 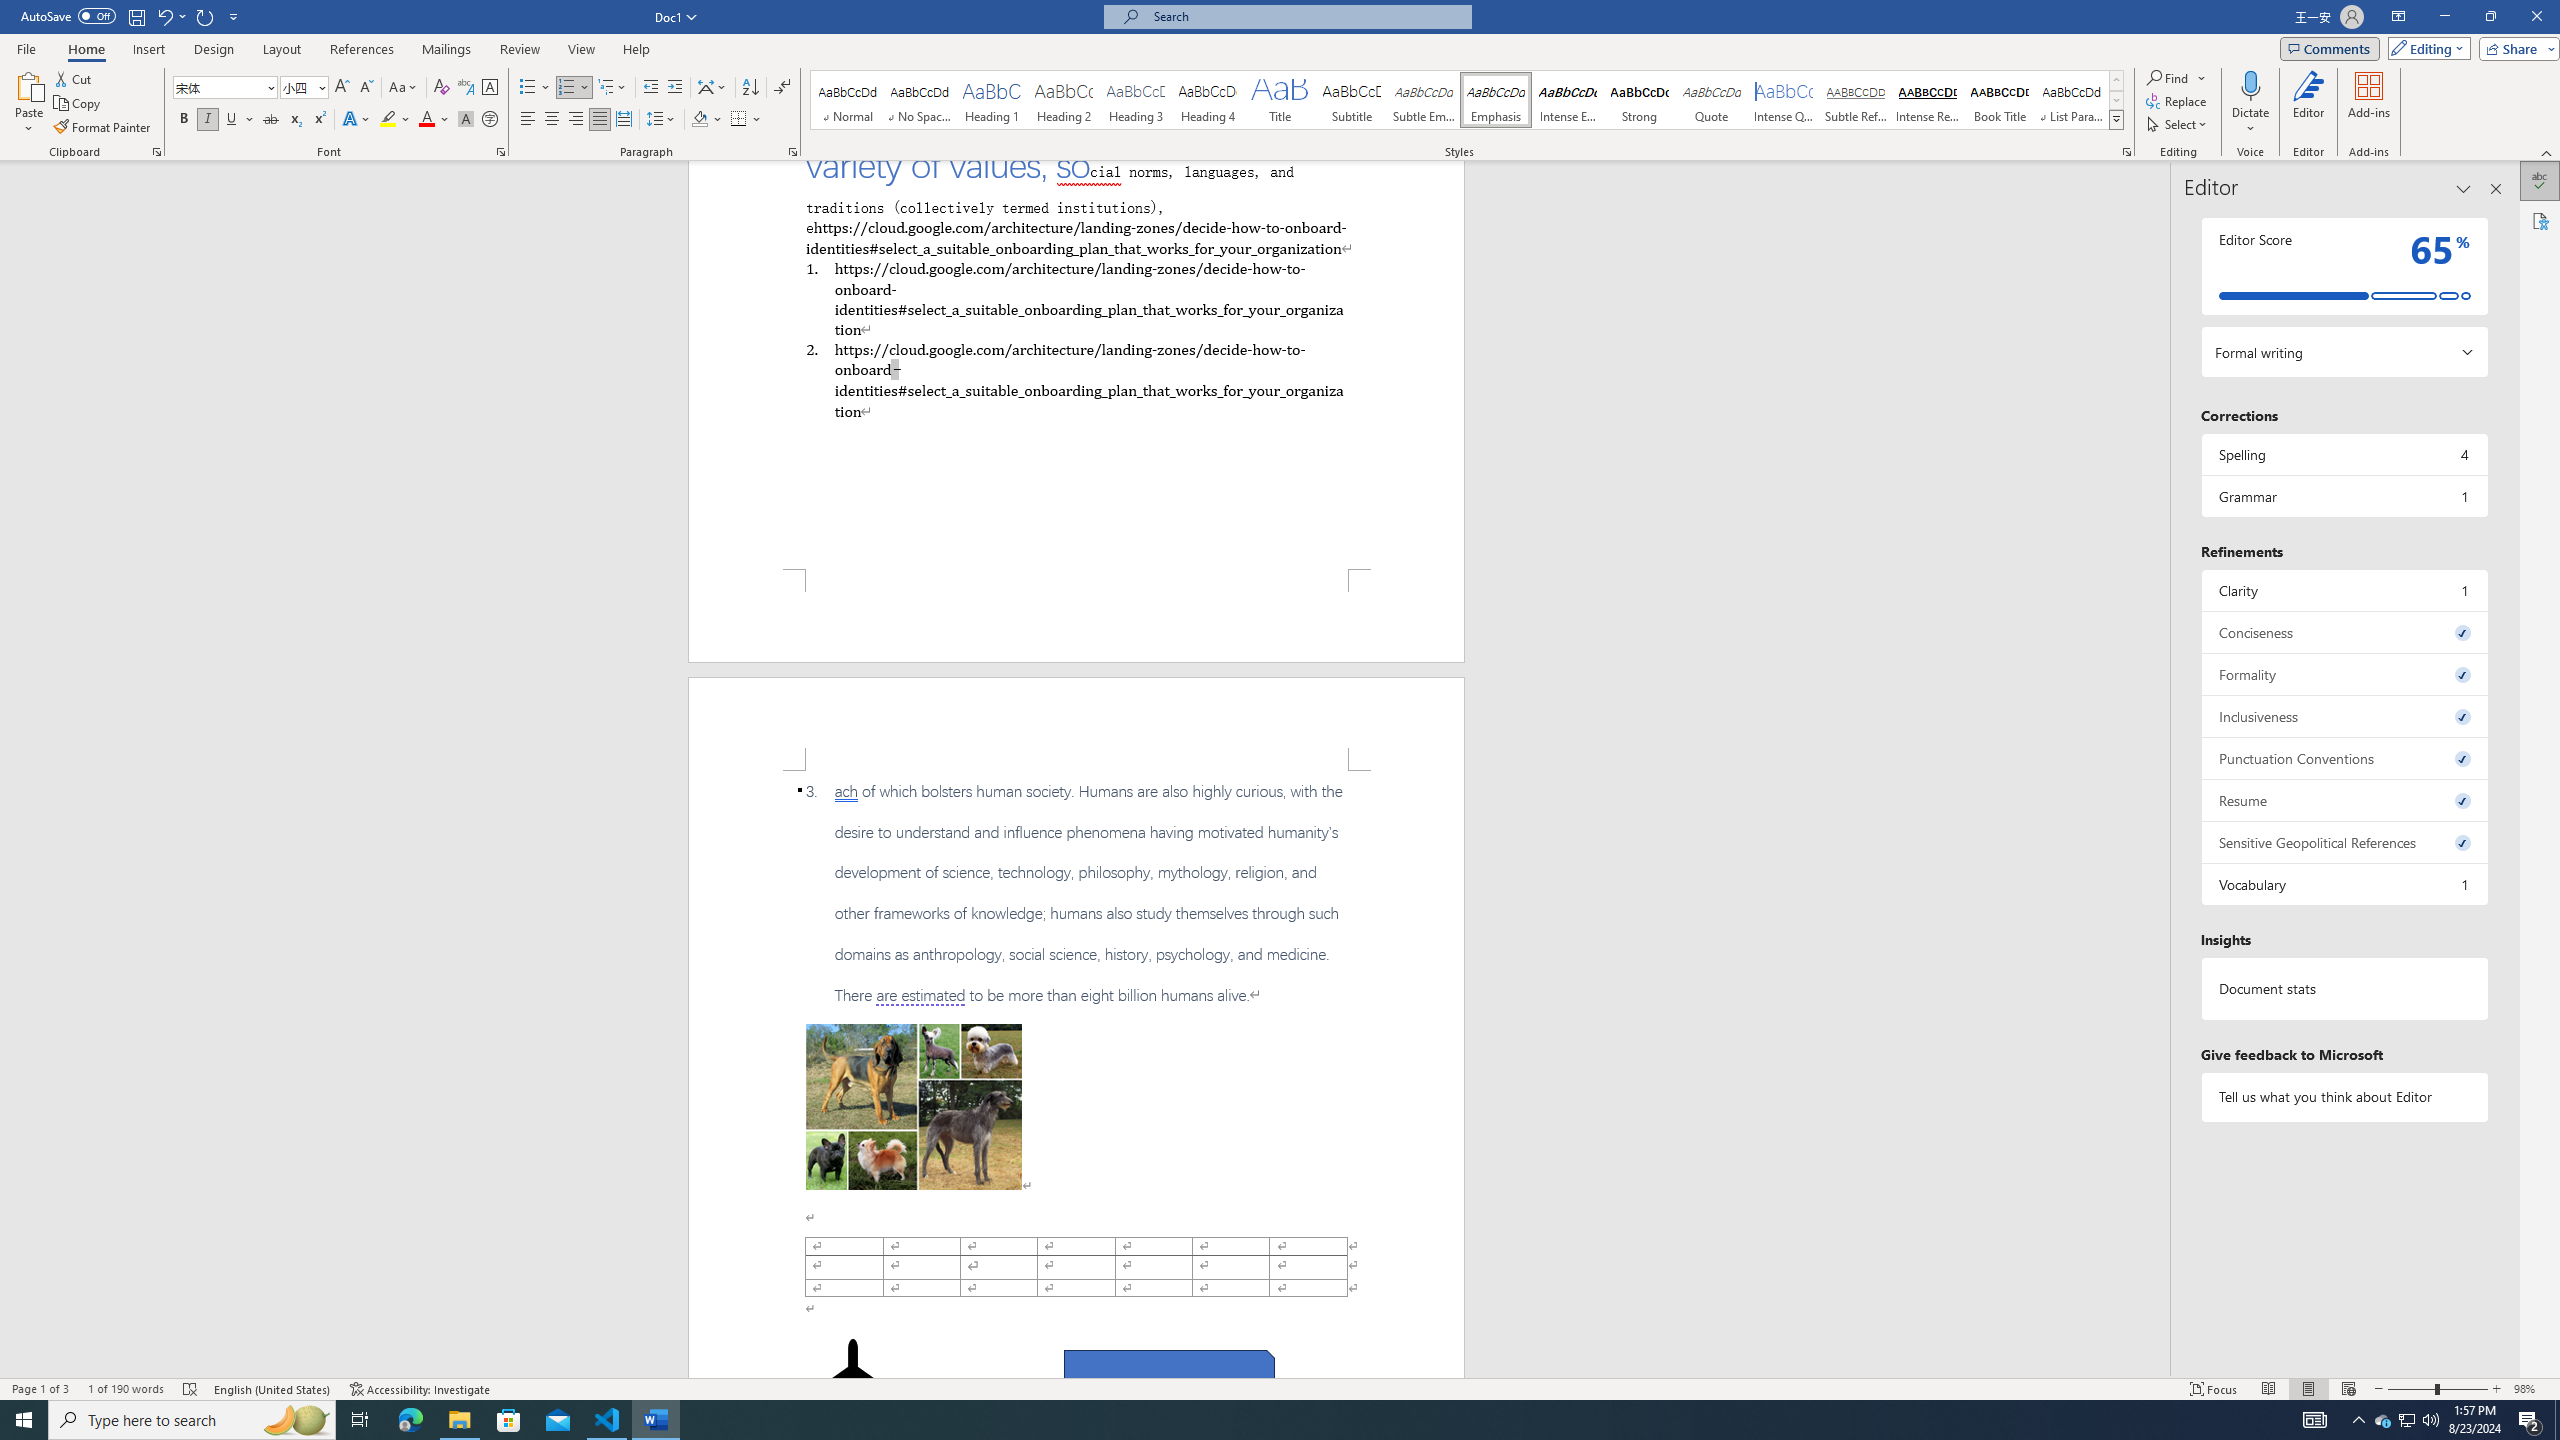 I want to click on 'Editor Score 65%', so click(x=2343, y=265).